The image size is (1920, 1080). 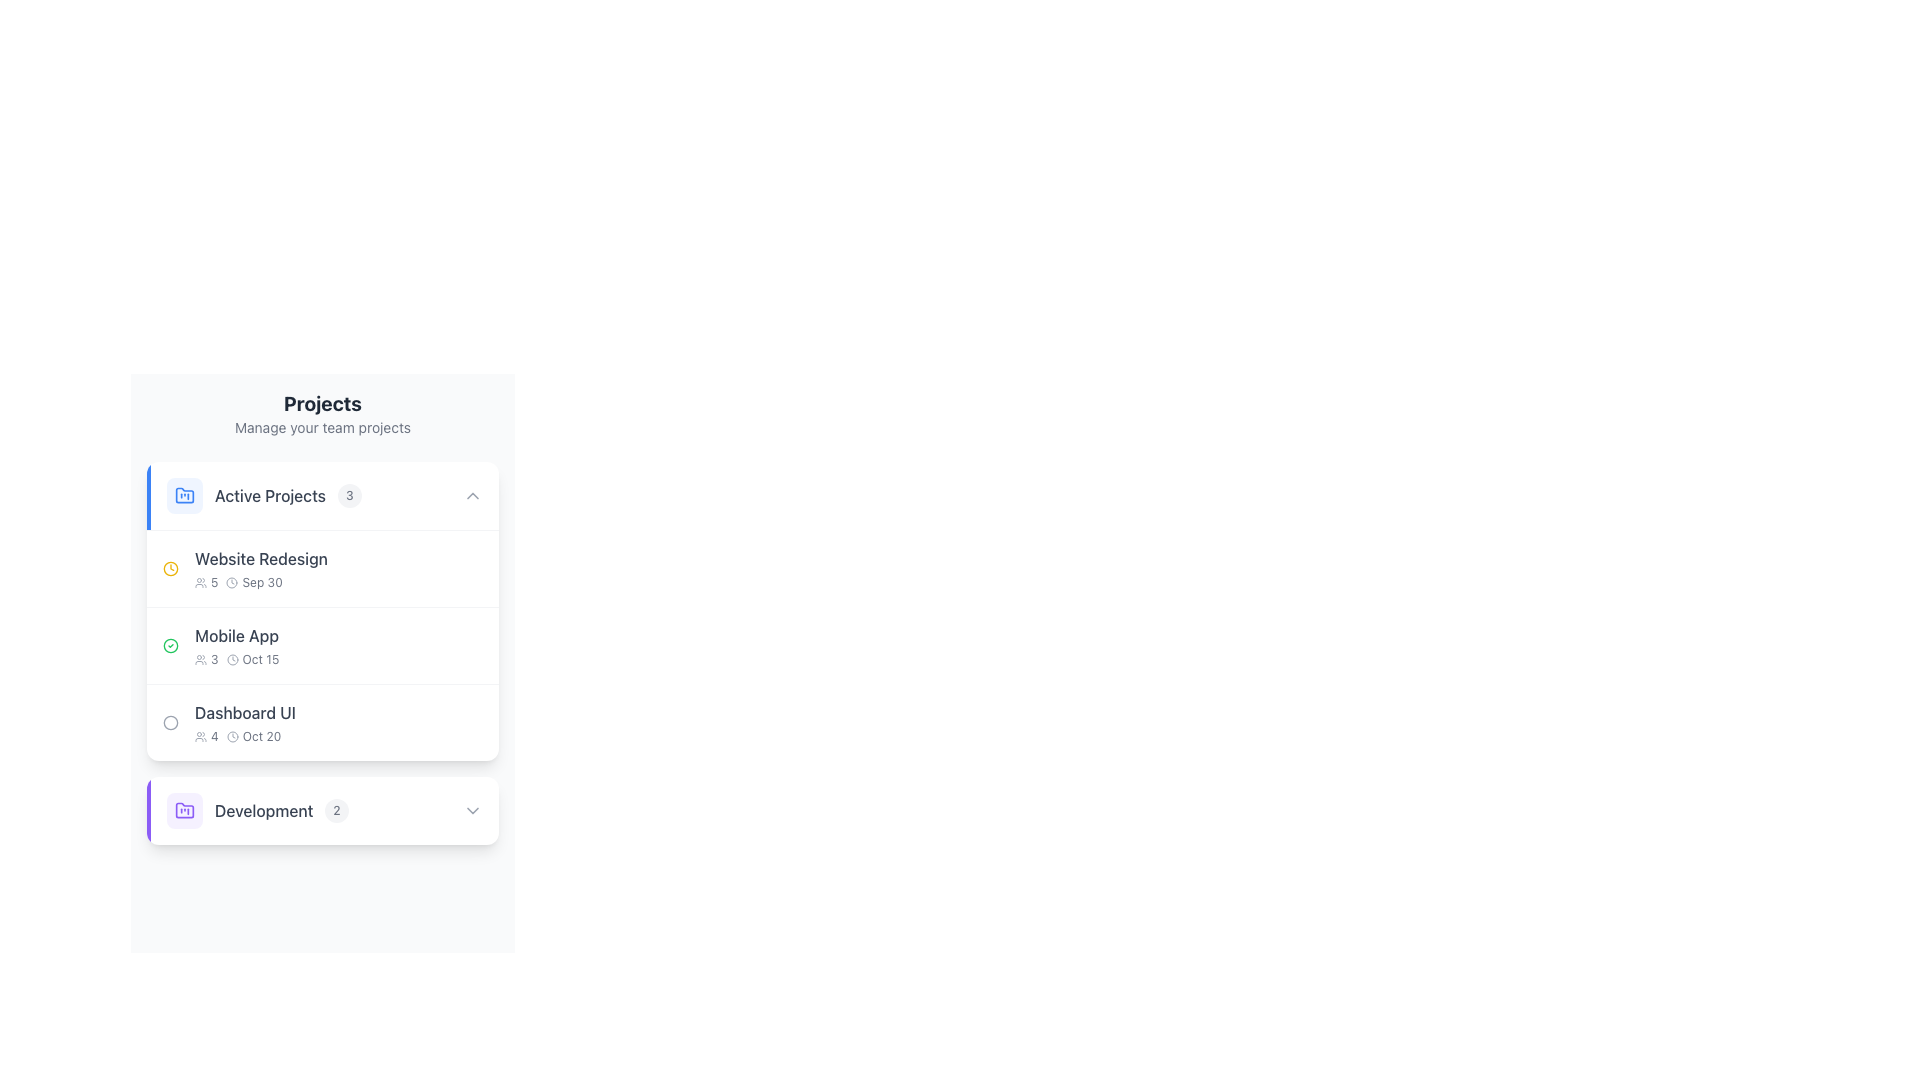 I want to click on the first item in the 'Active Projects' section, so click(x=322, y=567).